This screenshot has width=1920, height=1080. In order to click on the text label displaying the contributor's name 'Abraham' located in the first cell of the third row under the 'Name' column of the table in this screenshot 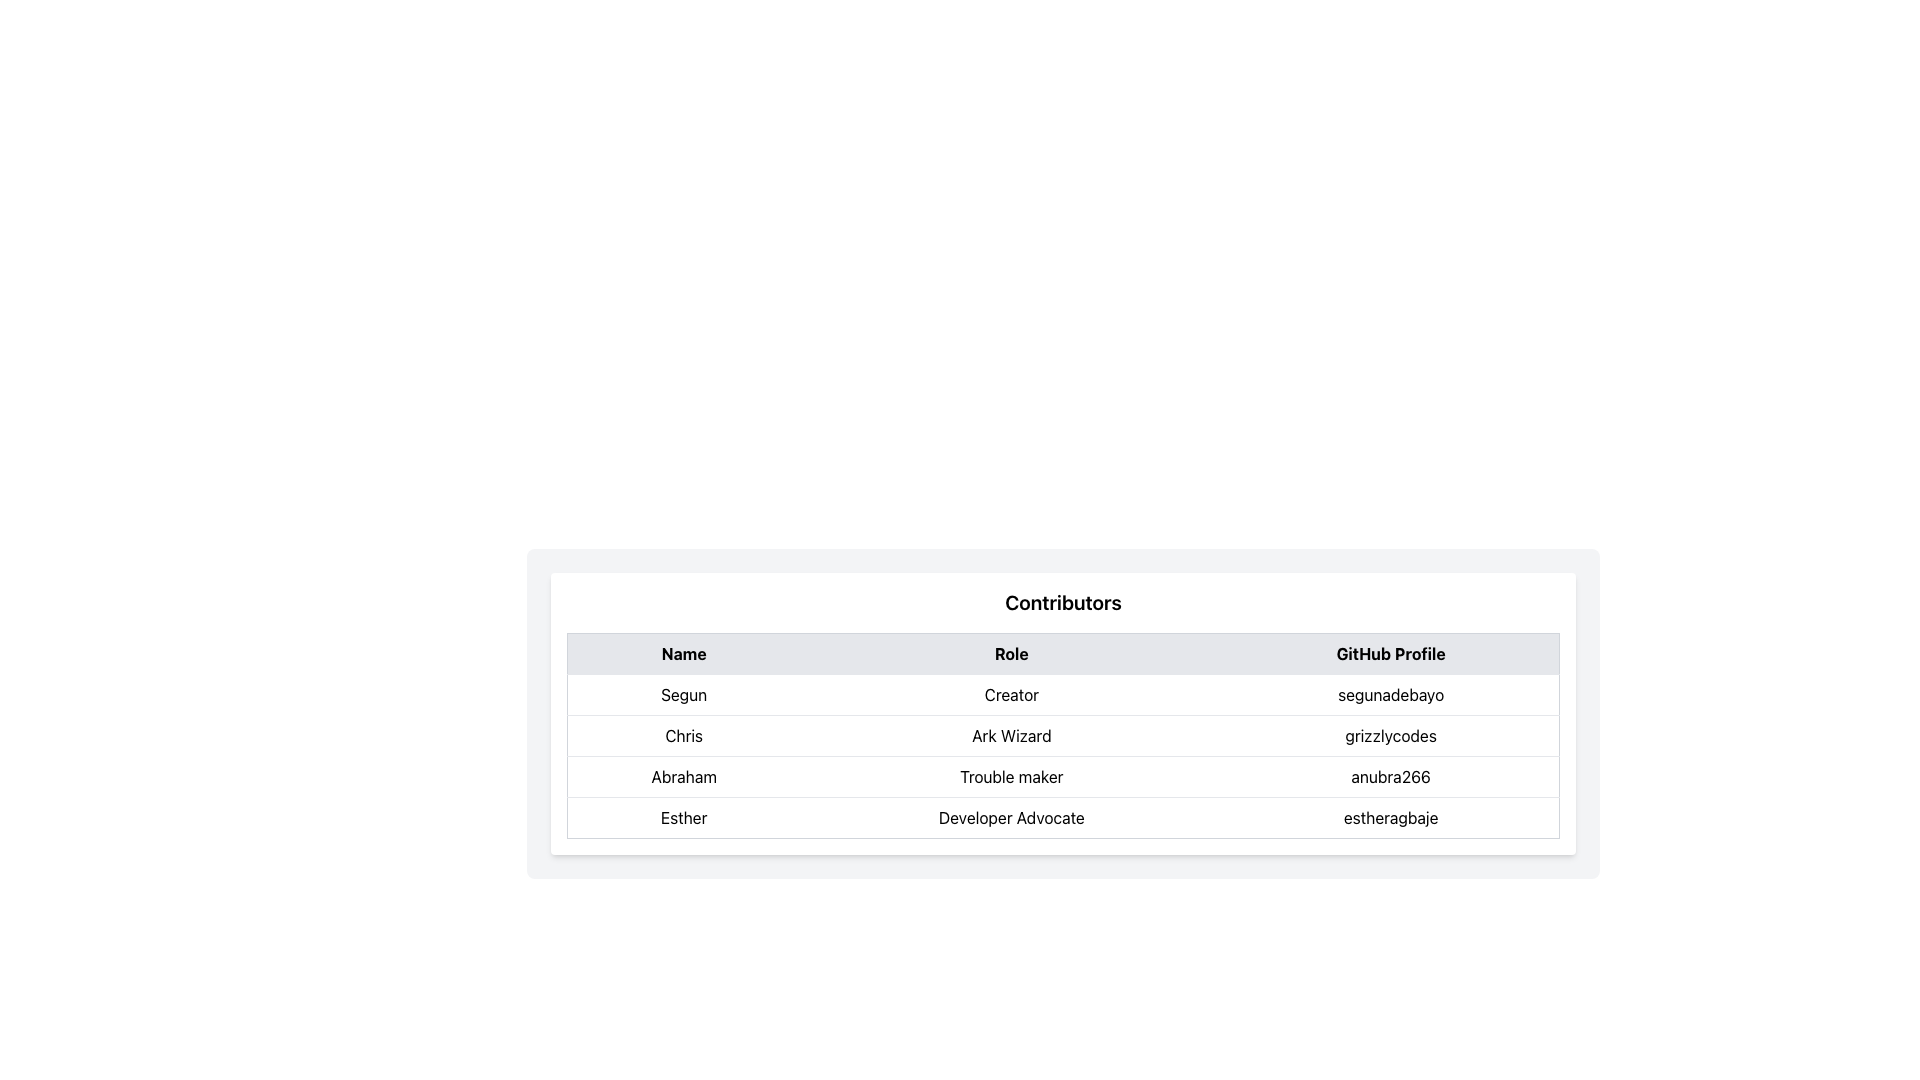, I will do `click(683, 775)`.